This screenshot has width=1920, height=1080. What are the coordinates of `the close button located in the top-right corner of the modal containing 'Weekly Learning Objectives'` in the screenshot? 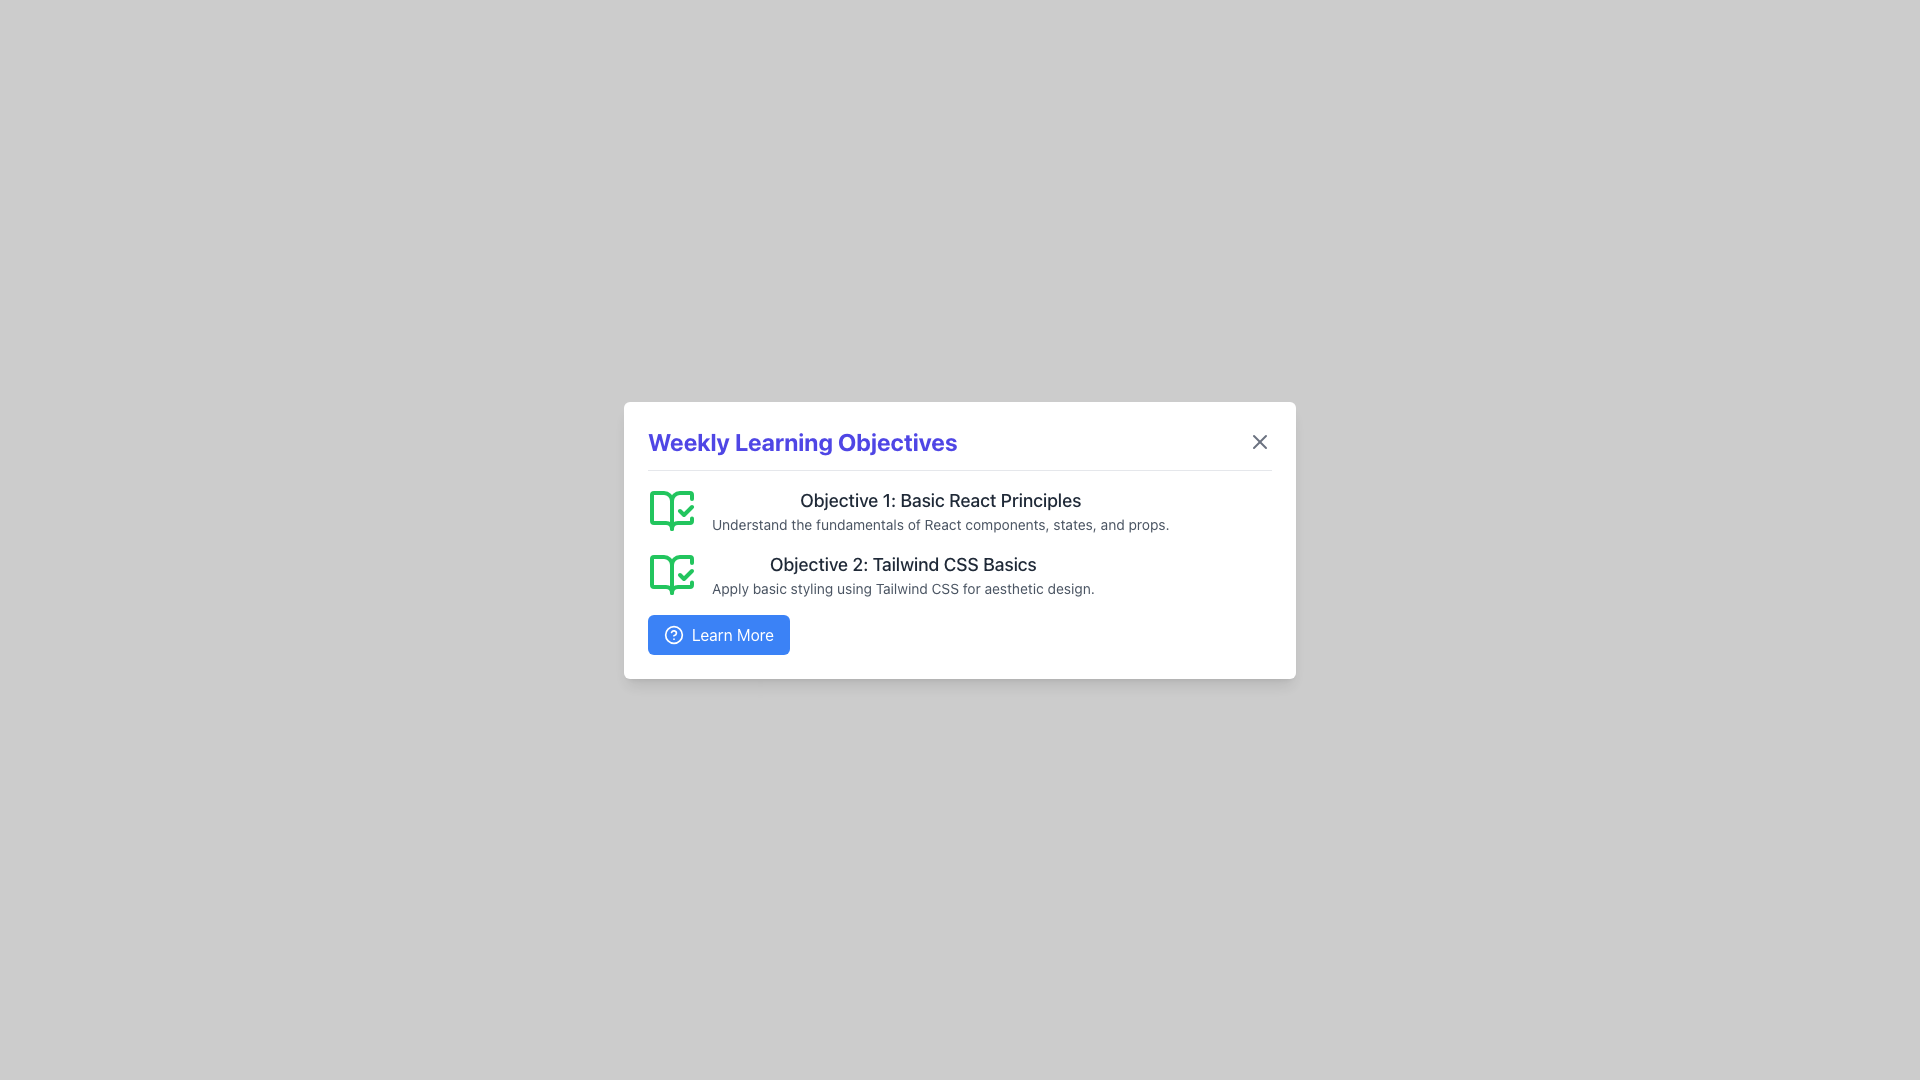 It's located at (1258, 440).